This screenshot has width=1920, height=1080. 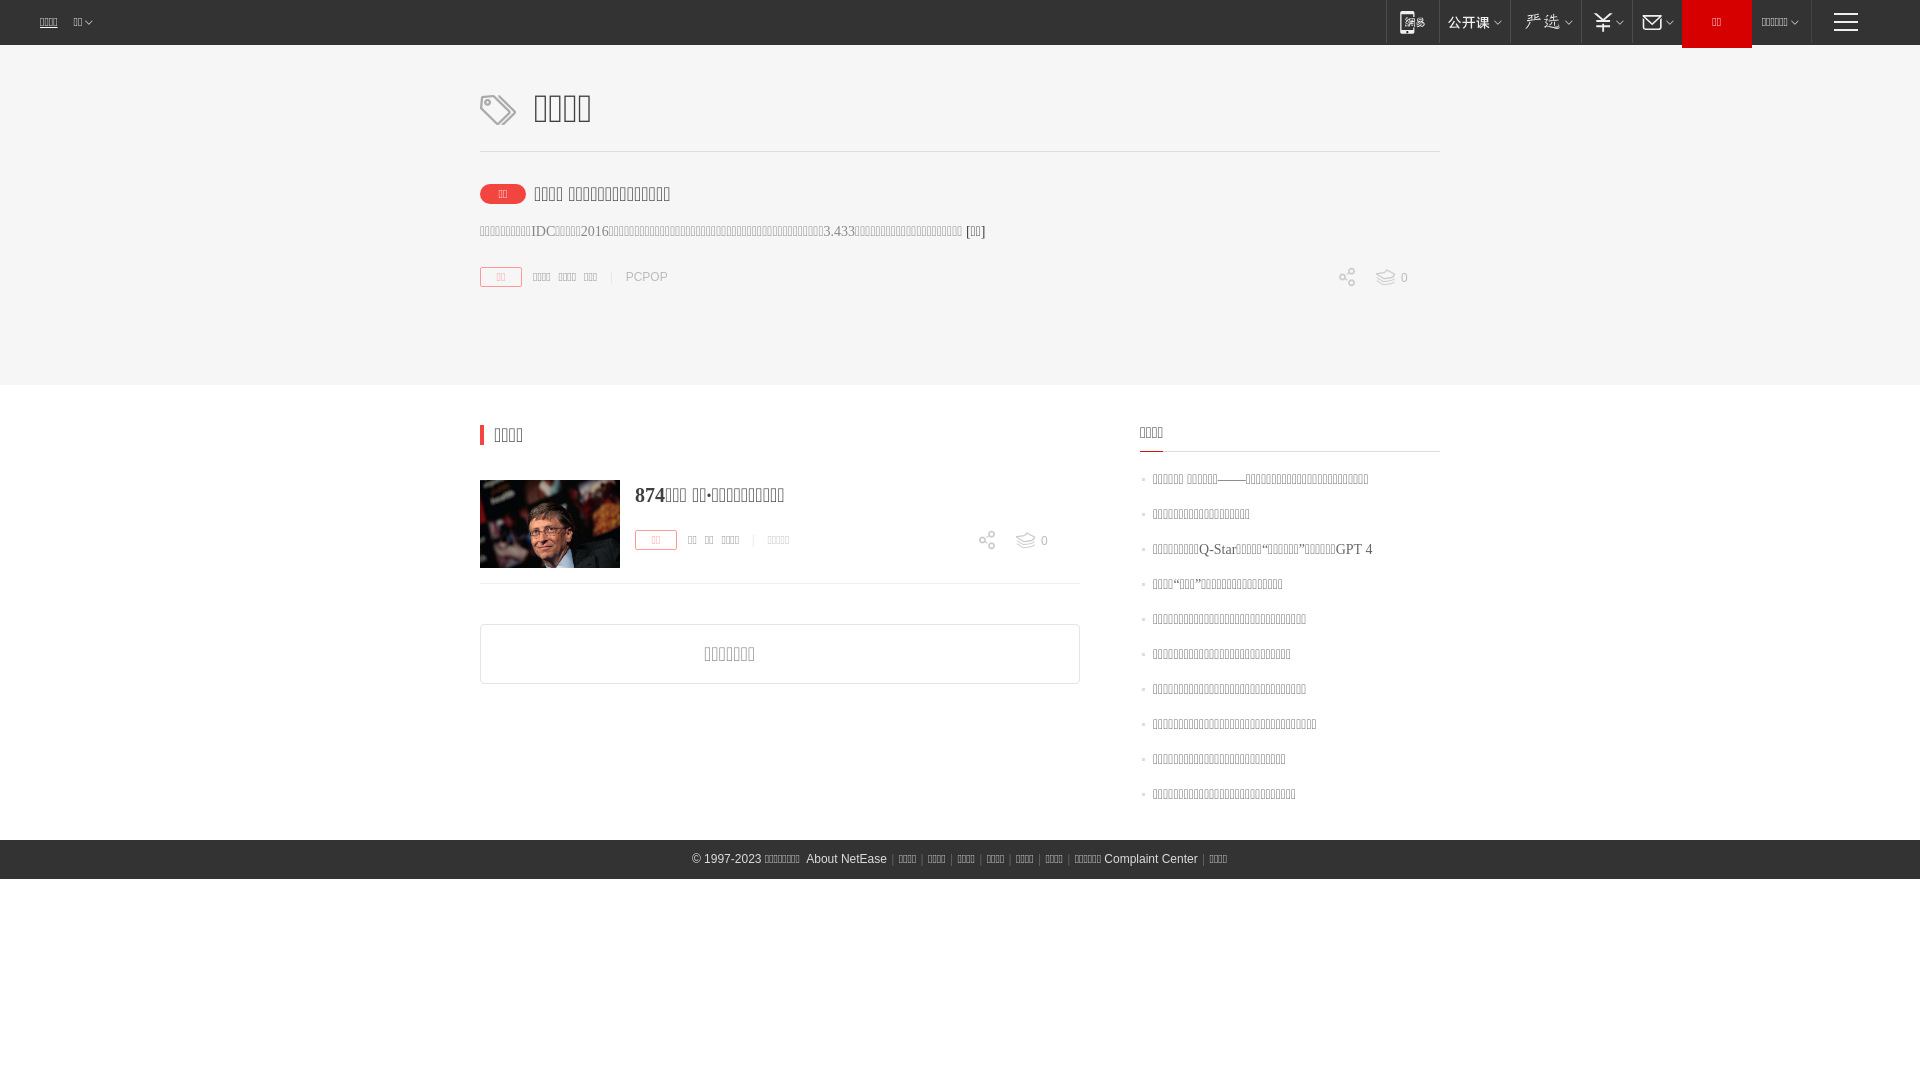 I want to click on '0', so click(x=1306, y=415).